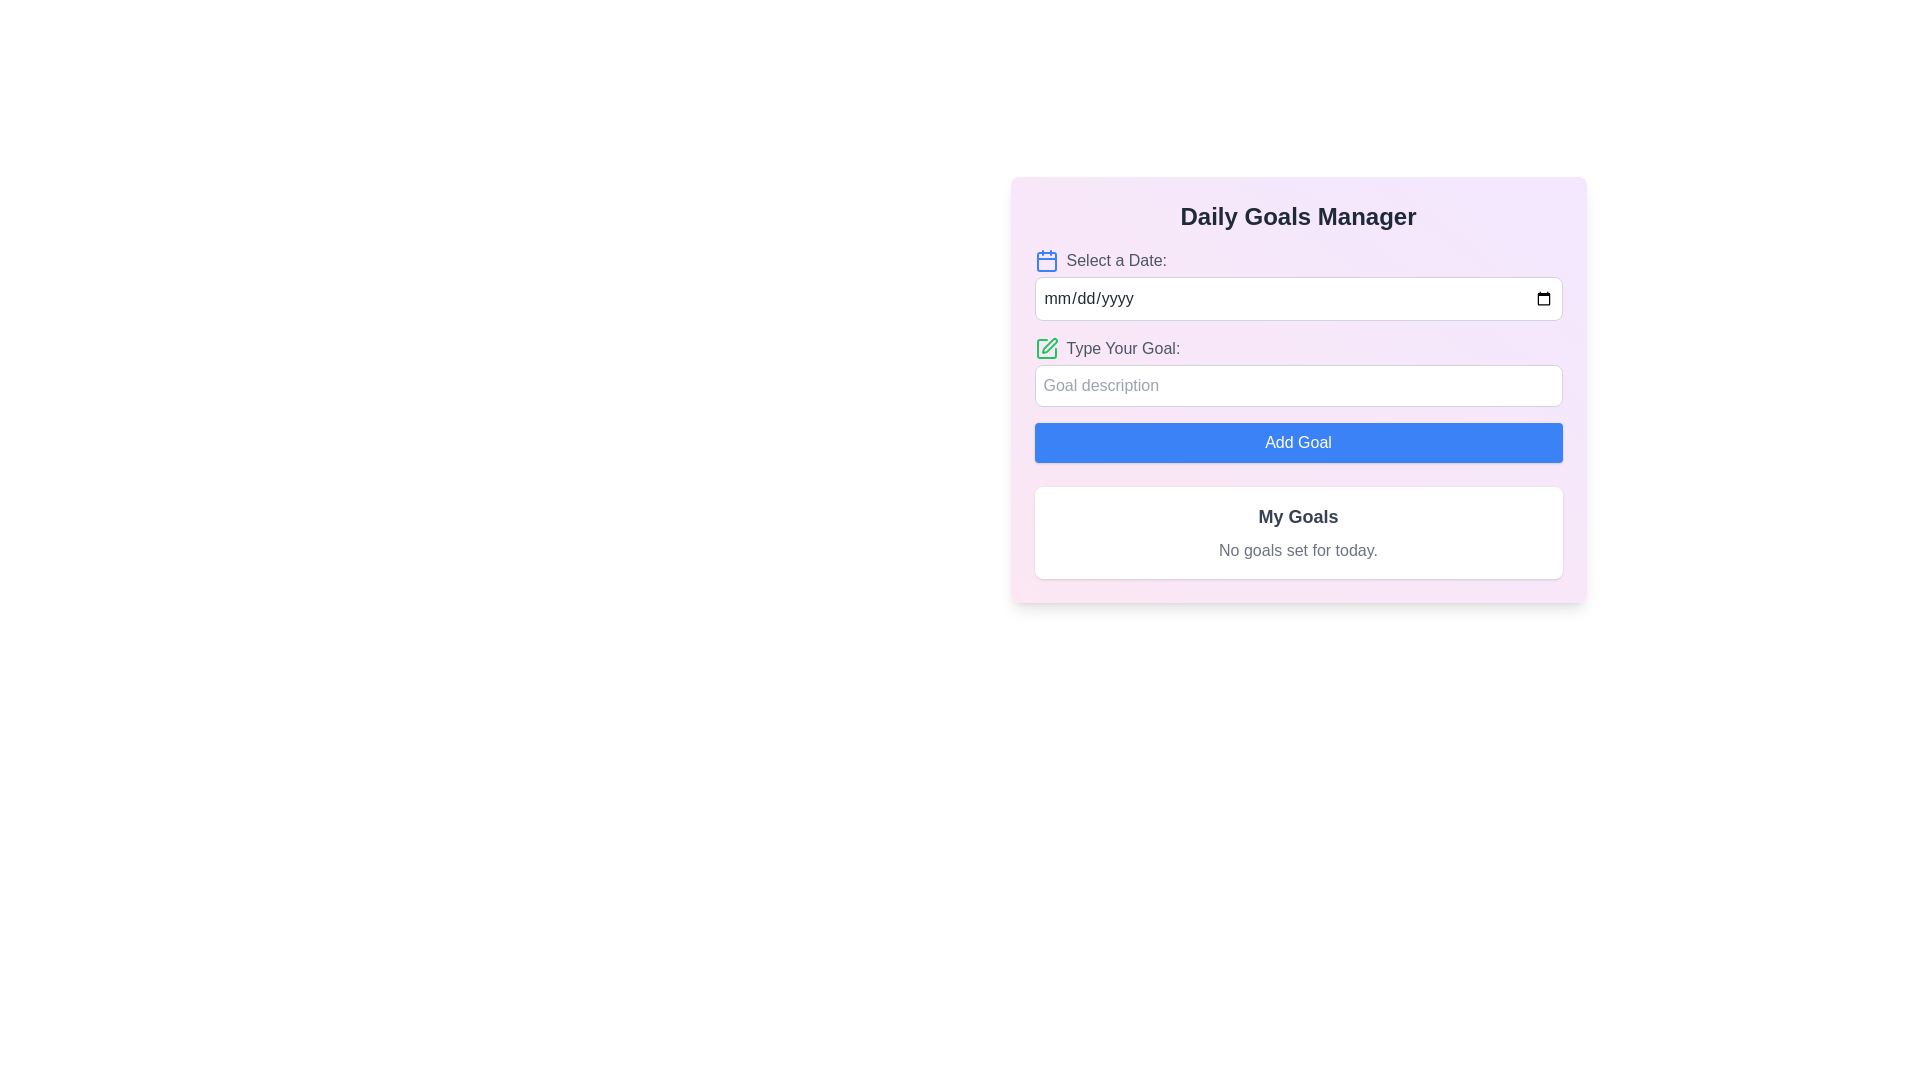 The width and height of the screenshot is (1920, 1080). Describe the element at coordinates (1298, 299) in the screenshot. I see `the Date input field located in the 'Select a Date:' section to focus on it` at that location.